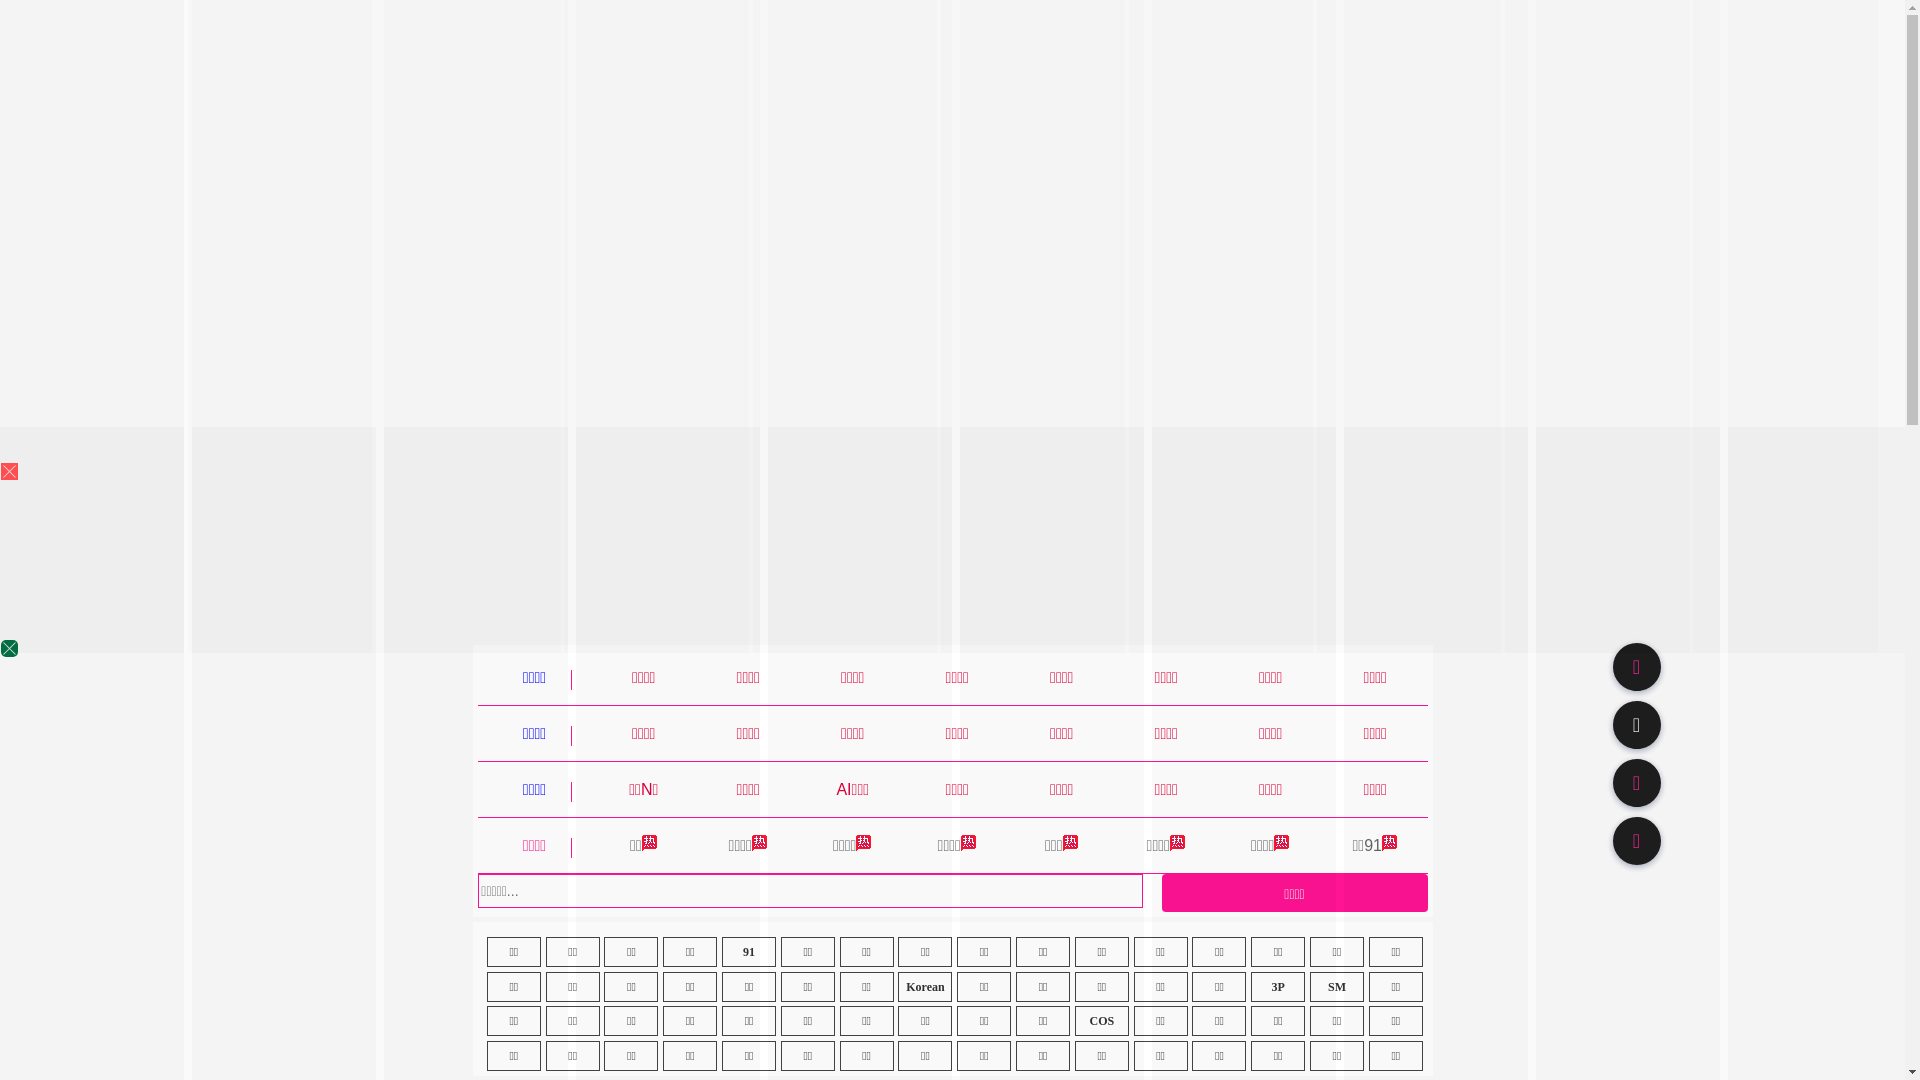 Image resolution: width=1920 pixels, height=1080 pixels. I want to click on '91TV', so click(1636, 782).